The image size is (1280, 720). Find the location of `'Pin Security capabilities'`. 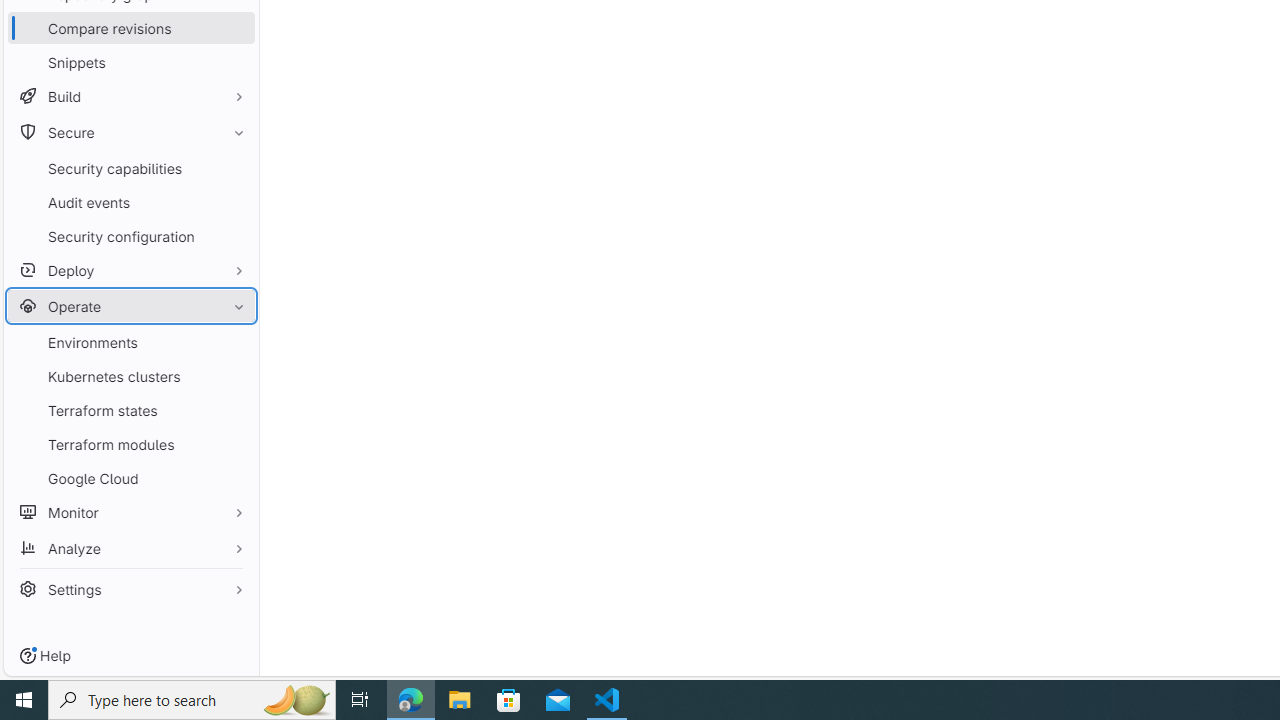

'Pin Security capabilities' is located at coordinates (234, 167).